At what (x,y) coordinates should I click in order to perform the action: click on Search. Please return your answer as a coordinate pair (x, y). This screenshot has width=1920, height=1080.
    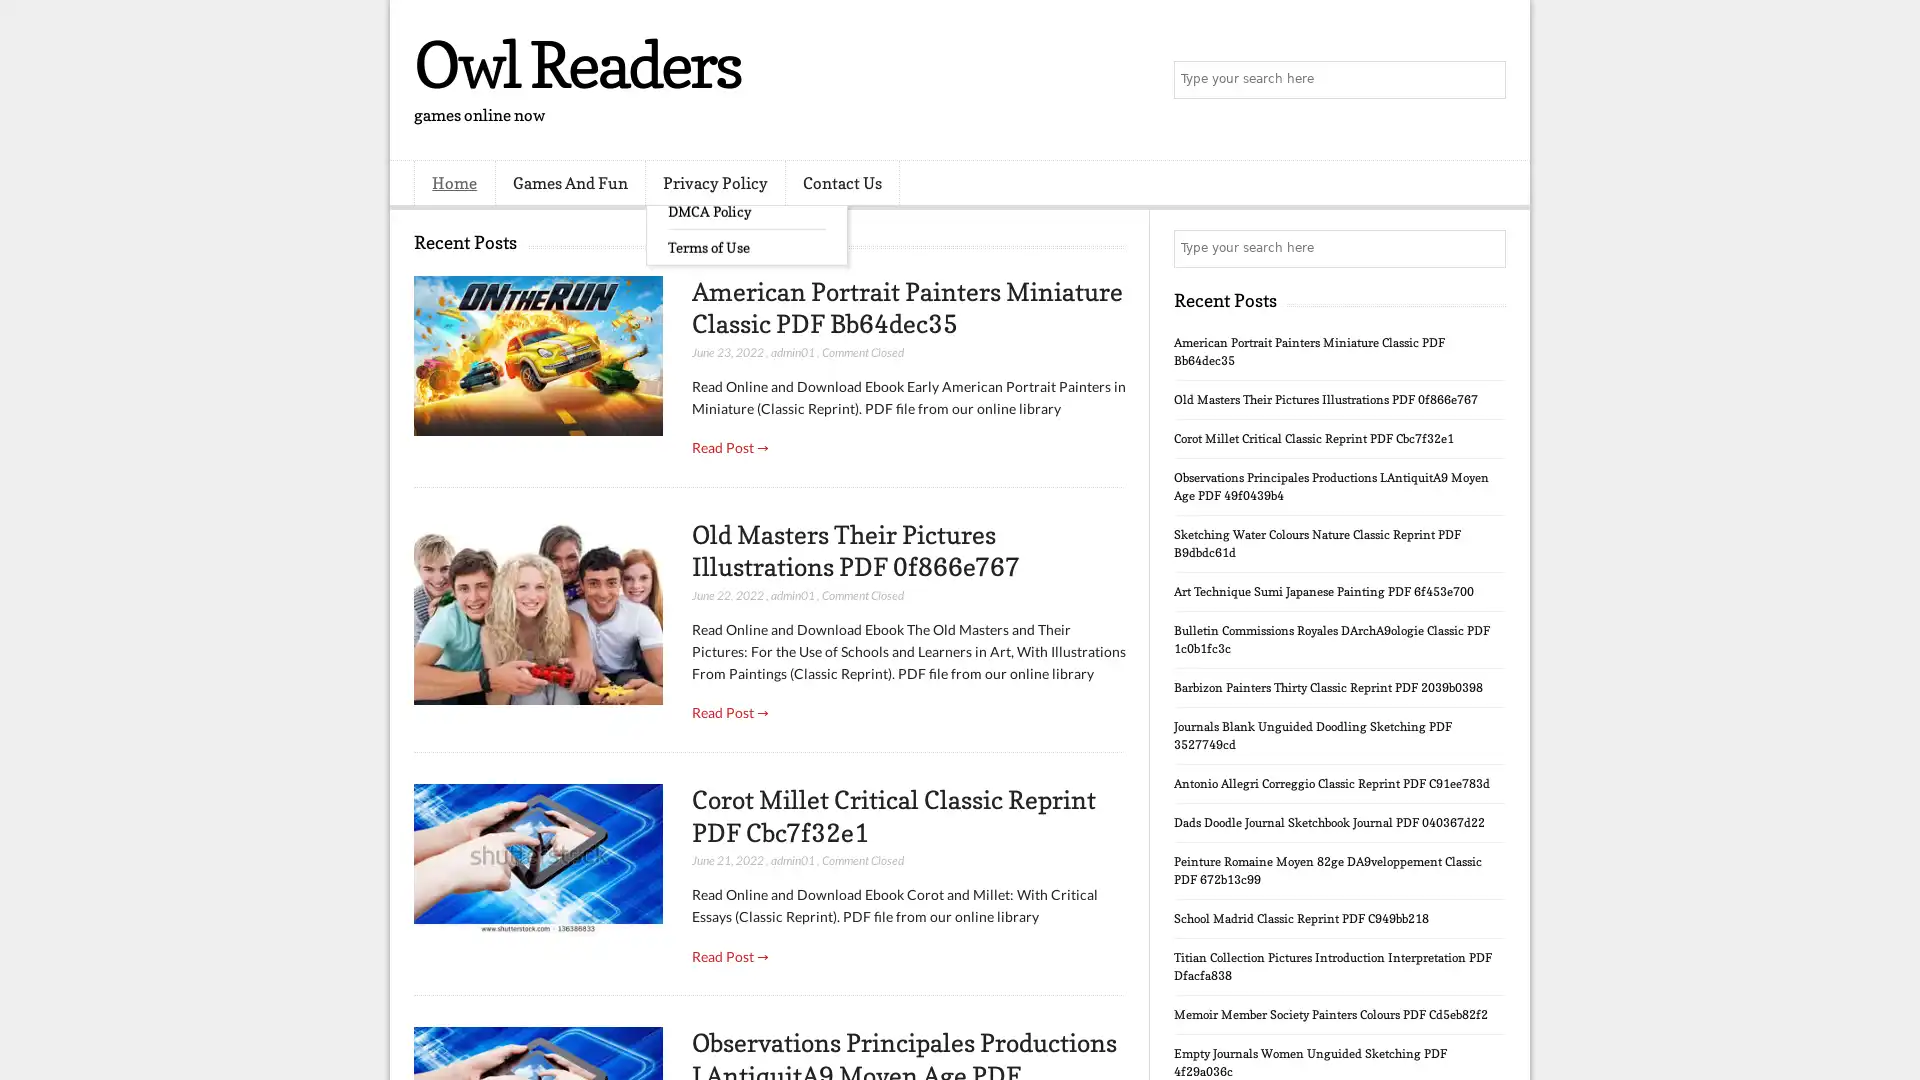
    Looking at the image, I should click on (1485, 248).